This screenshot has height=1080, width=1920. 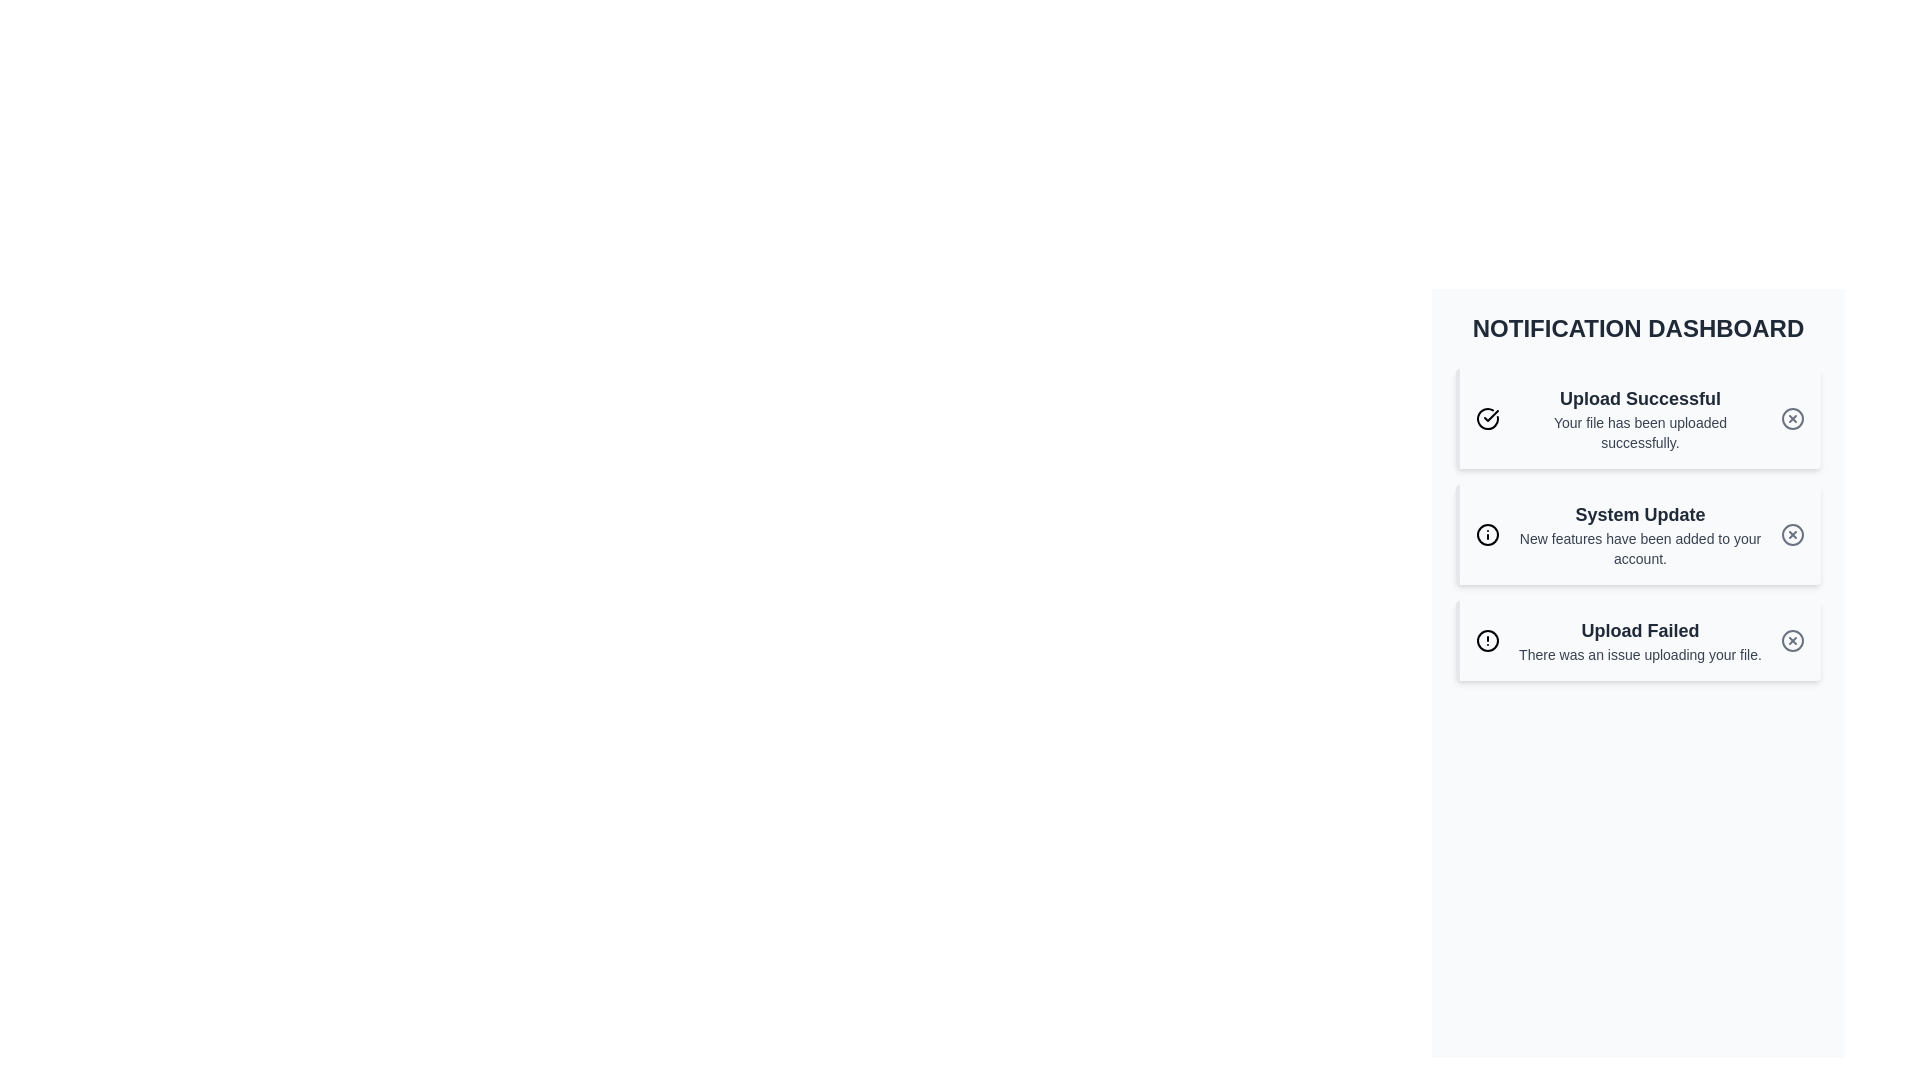 What do you see at coordinates (1793, 534) in the screenshot?
I see `the dismiss button located in the top-right corner of the 'System Update' notification card` at bounding box center [1793, 534].